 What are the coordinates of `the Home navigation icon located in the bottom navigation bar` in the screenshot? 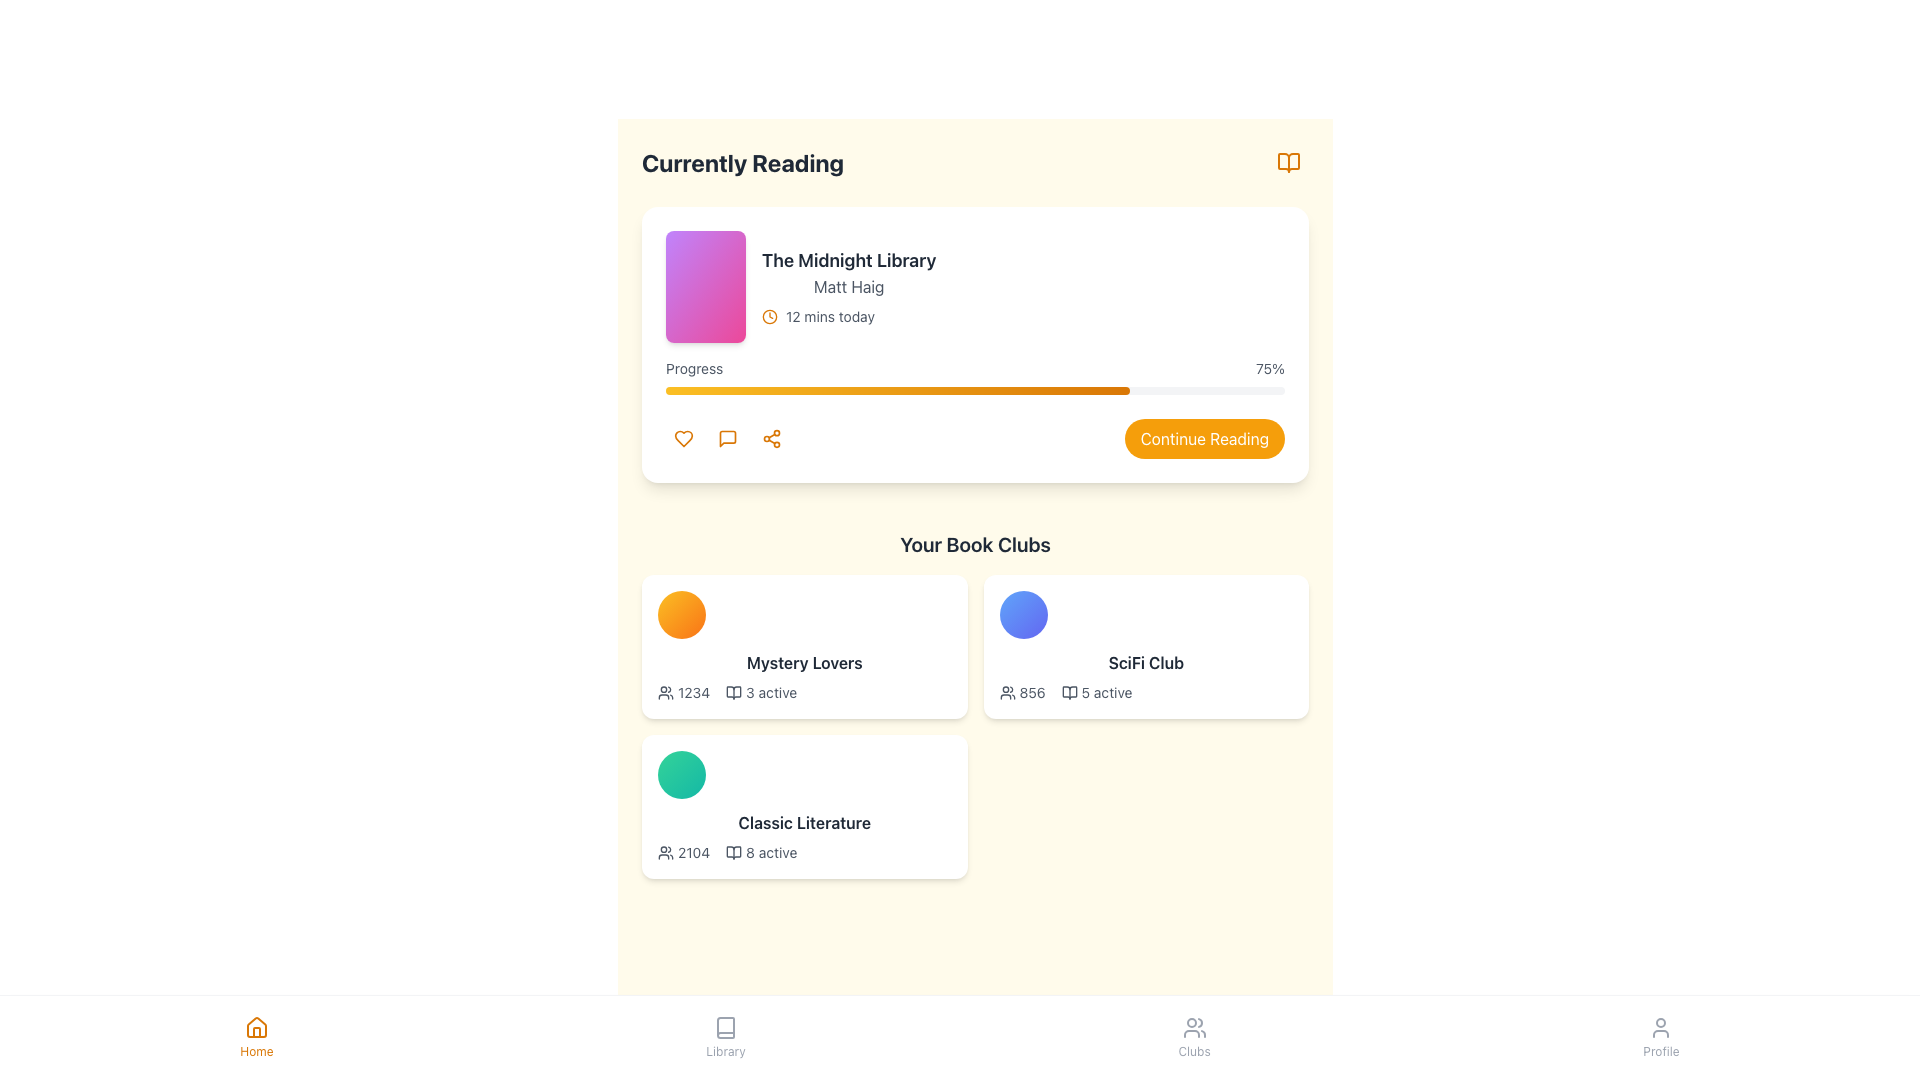 It's located at (255, 1032).